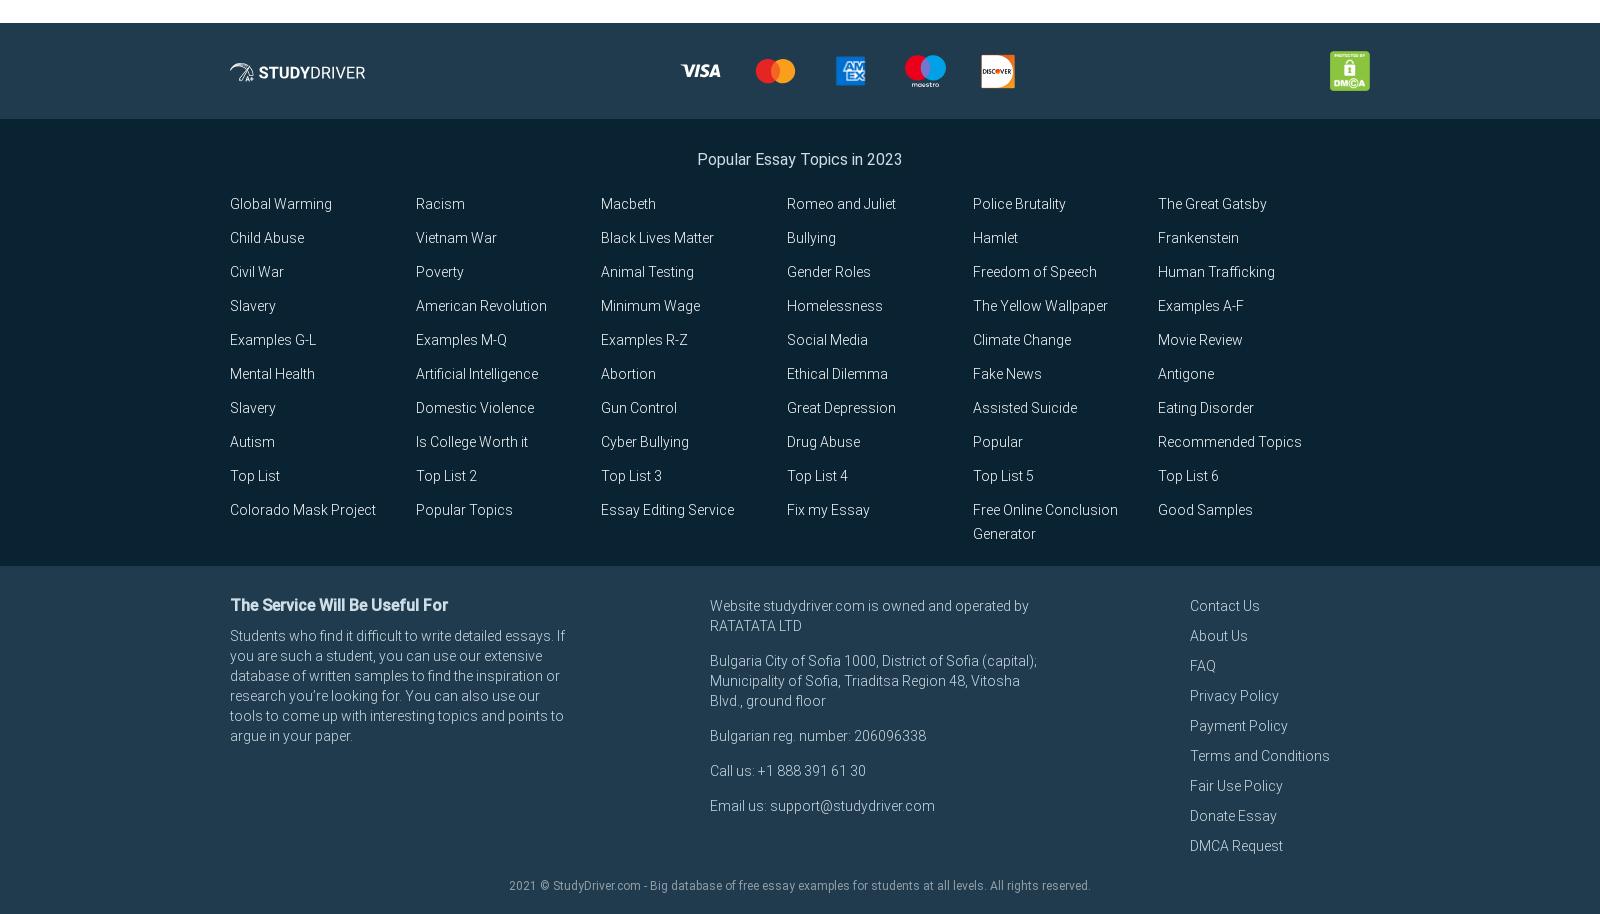  What do you see at coordinates (1158, 306) in the screenshot?
I see `'Examples A-F'` at bounding box center [1158, 306].